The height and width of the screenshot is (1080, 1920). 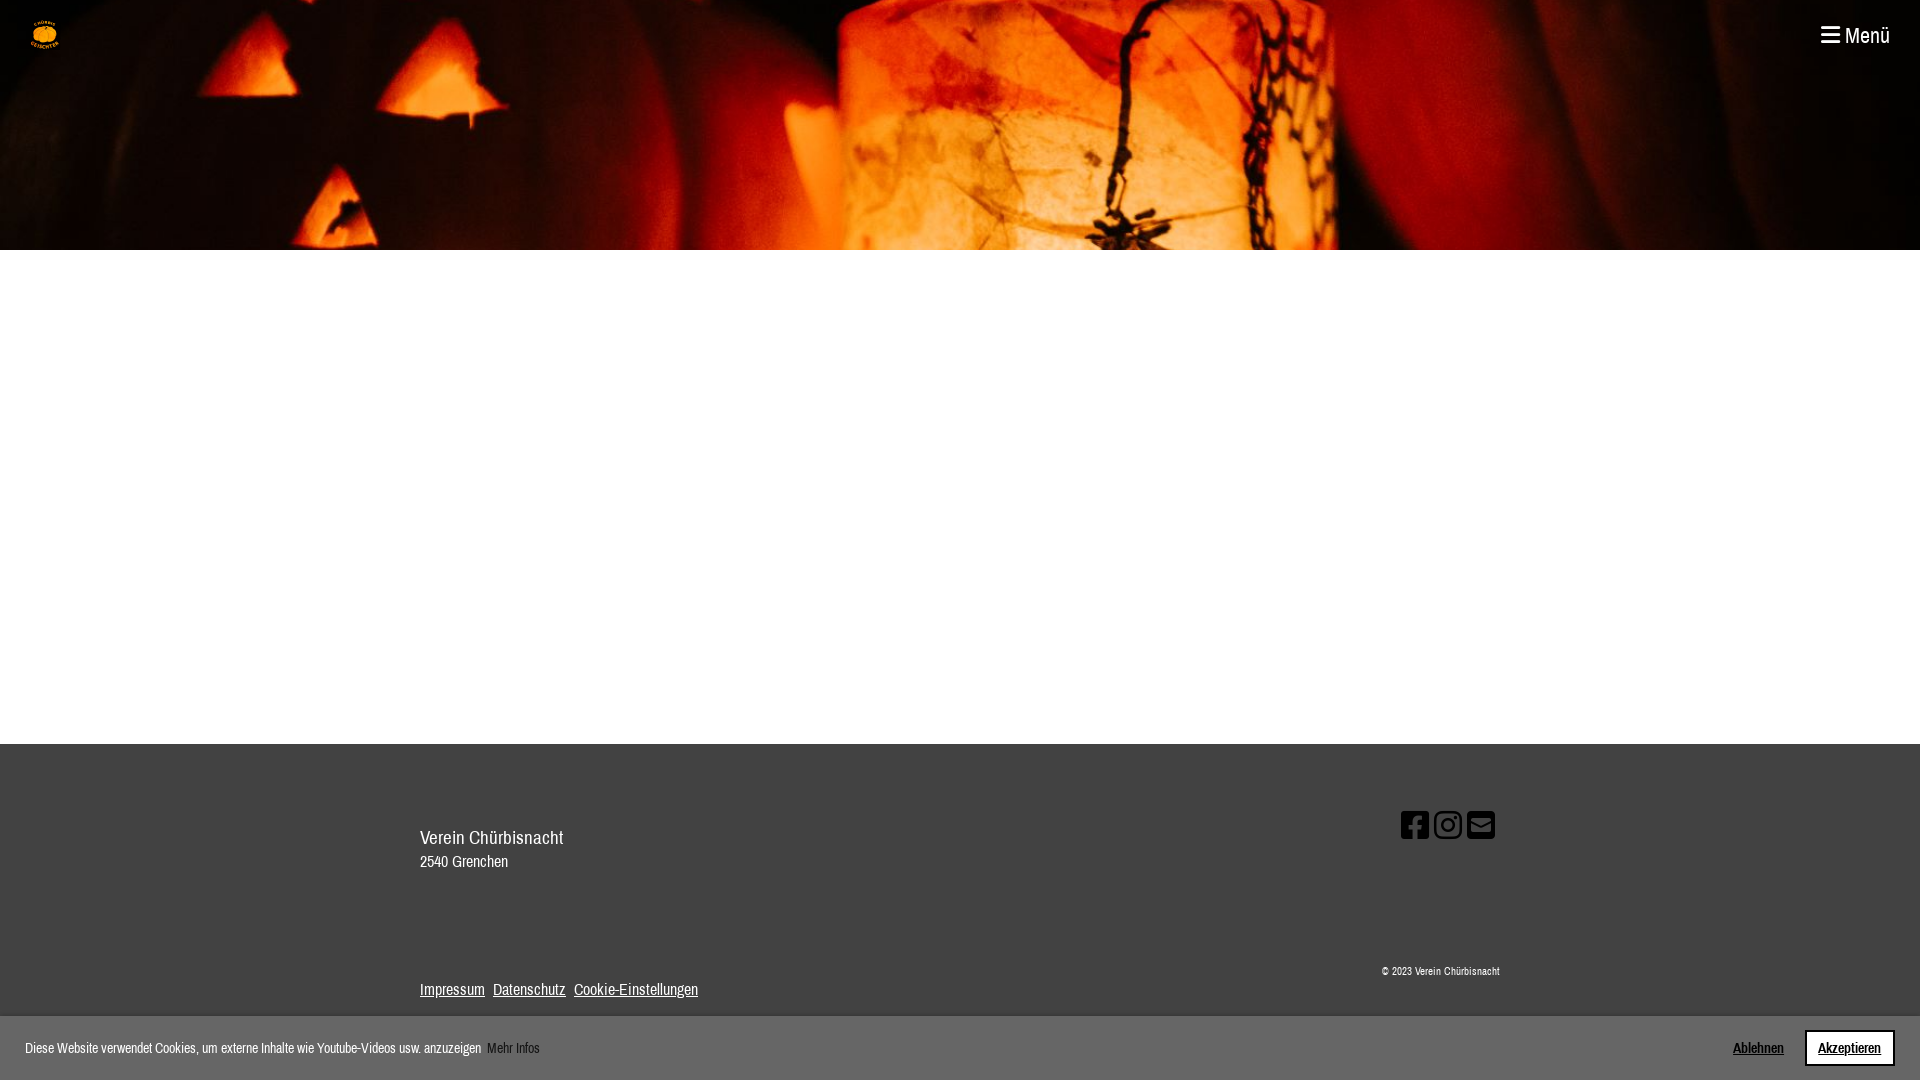 I want to click on 'Akzeptieren', so click(x=1848, y=1047).